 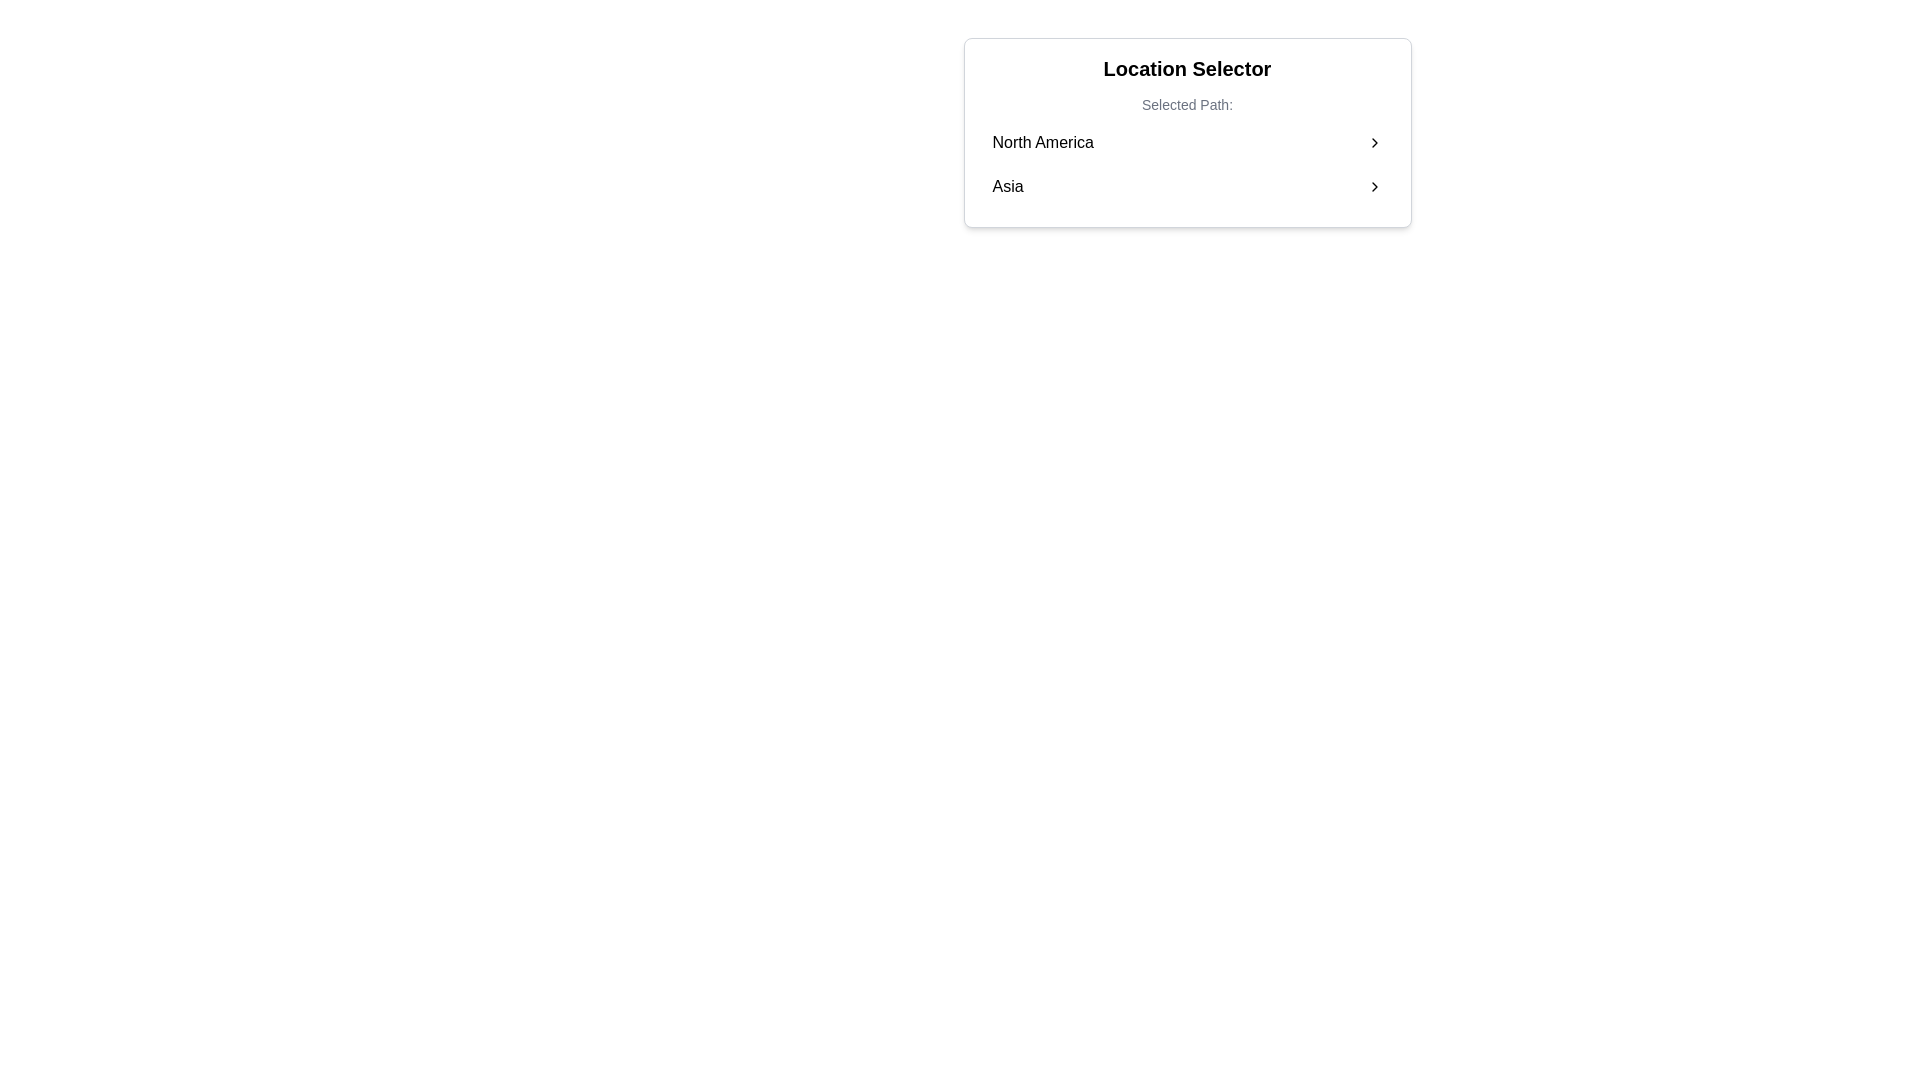 I want to click on the right-pointing chevron arrow icon located to the far right of the 'North America' text row, so click(x=1373, y=141).